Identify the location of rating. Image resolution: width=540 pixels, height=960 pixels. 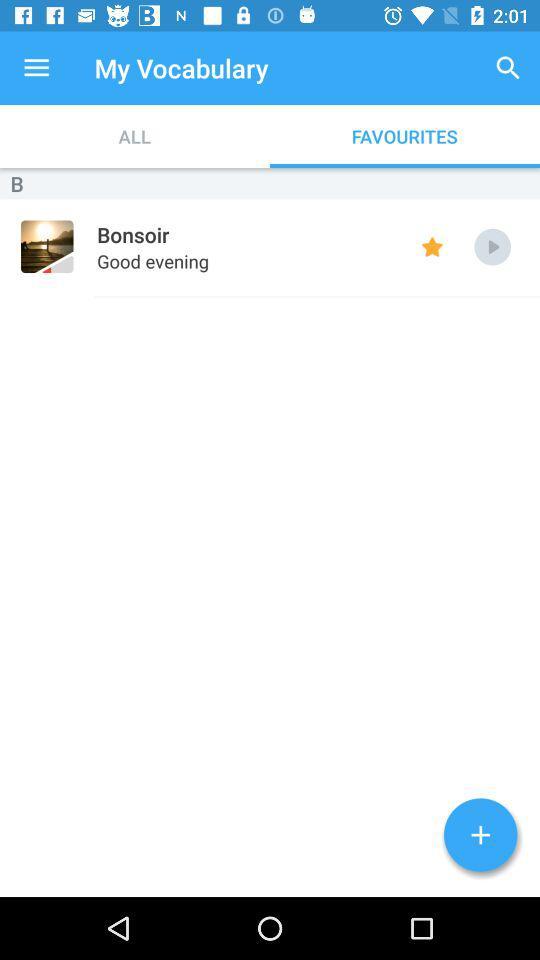
(431, 245).